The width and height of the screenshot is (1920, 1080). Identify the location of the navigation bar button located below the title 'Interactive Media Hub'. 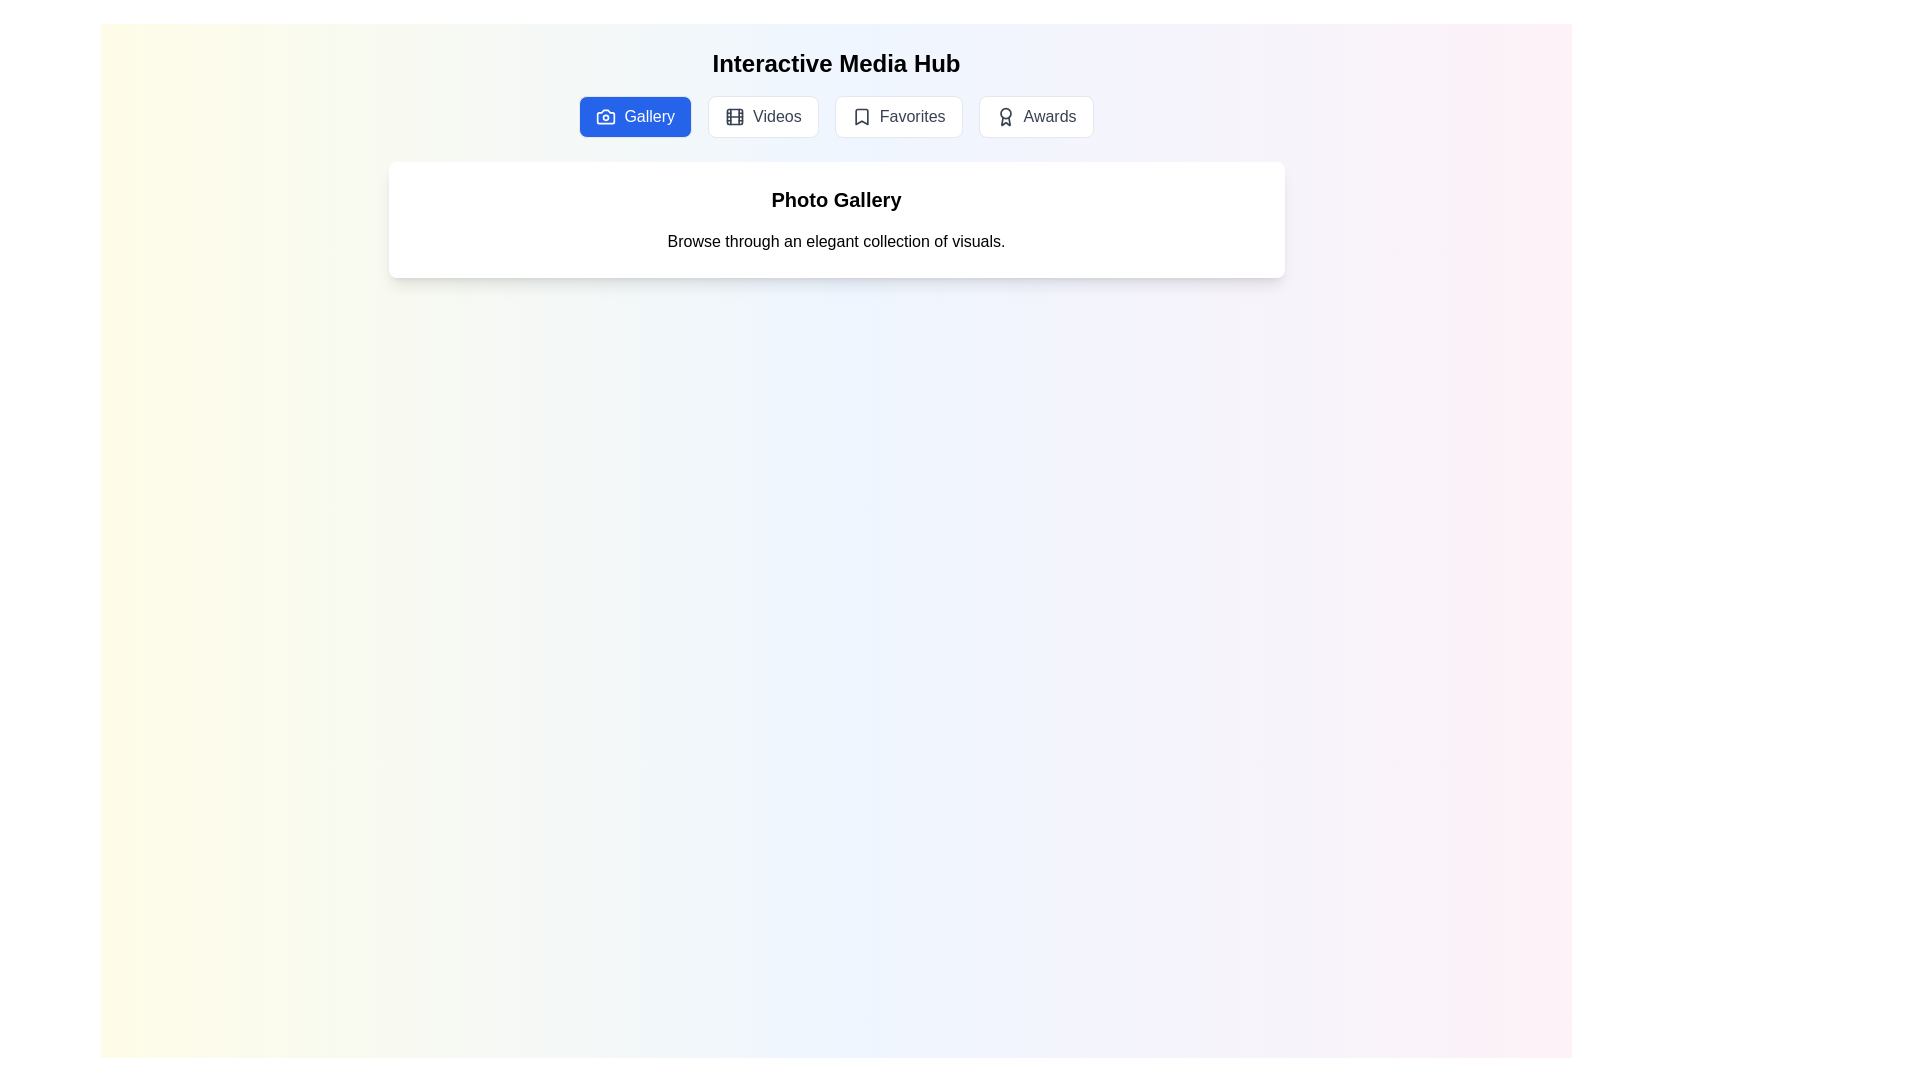
(836, 116).